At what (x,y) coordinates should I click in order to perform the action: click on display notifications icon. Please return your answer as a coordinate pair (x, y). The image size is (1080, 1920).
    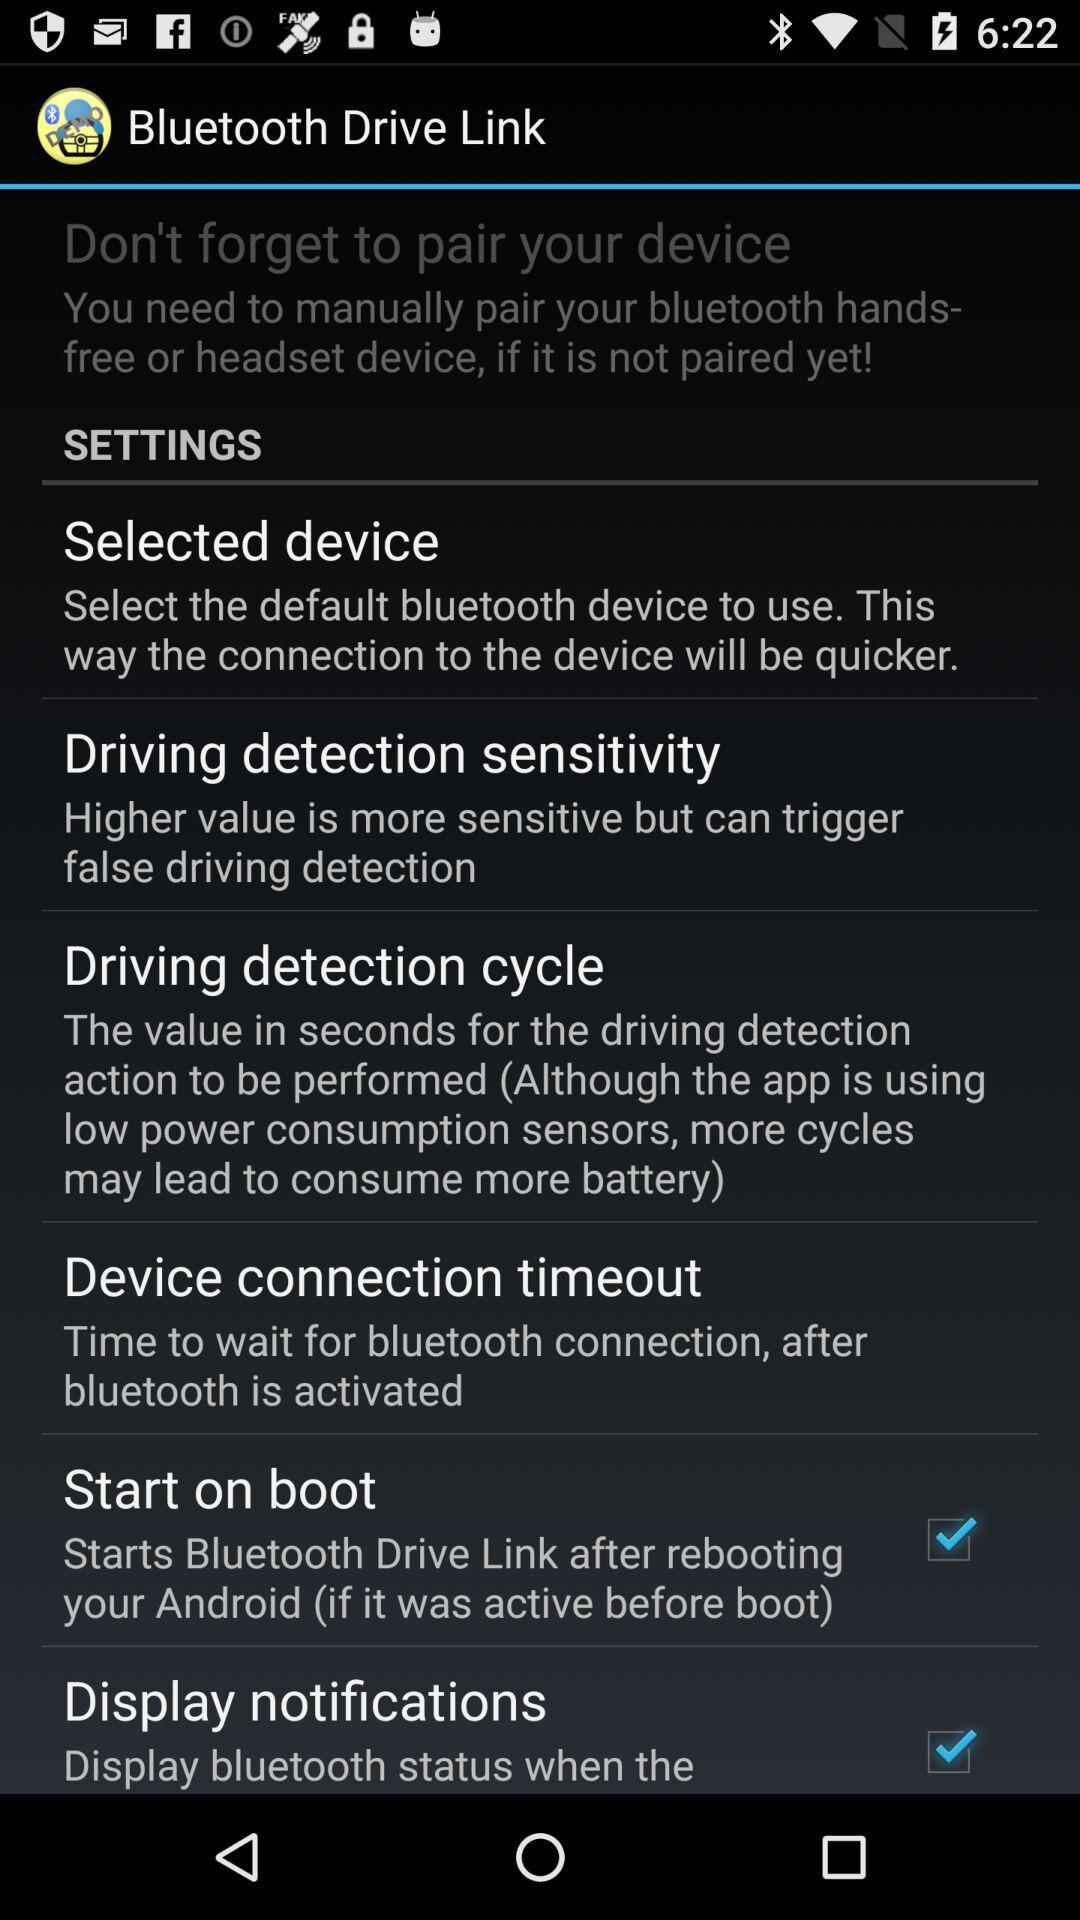
    Looking at the image, I should click on (305, 1698).